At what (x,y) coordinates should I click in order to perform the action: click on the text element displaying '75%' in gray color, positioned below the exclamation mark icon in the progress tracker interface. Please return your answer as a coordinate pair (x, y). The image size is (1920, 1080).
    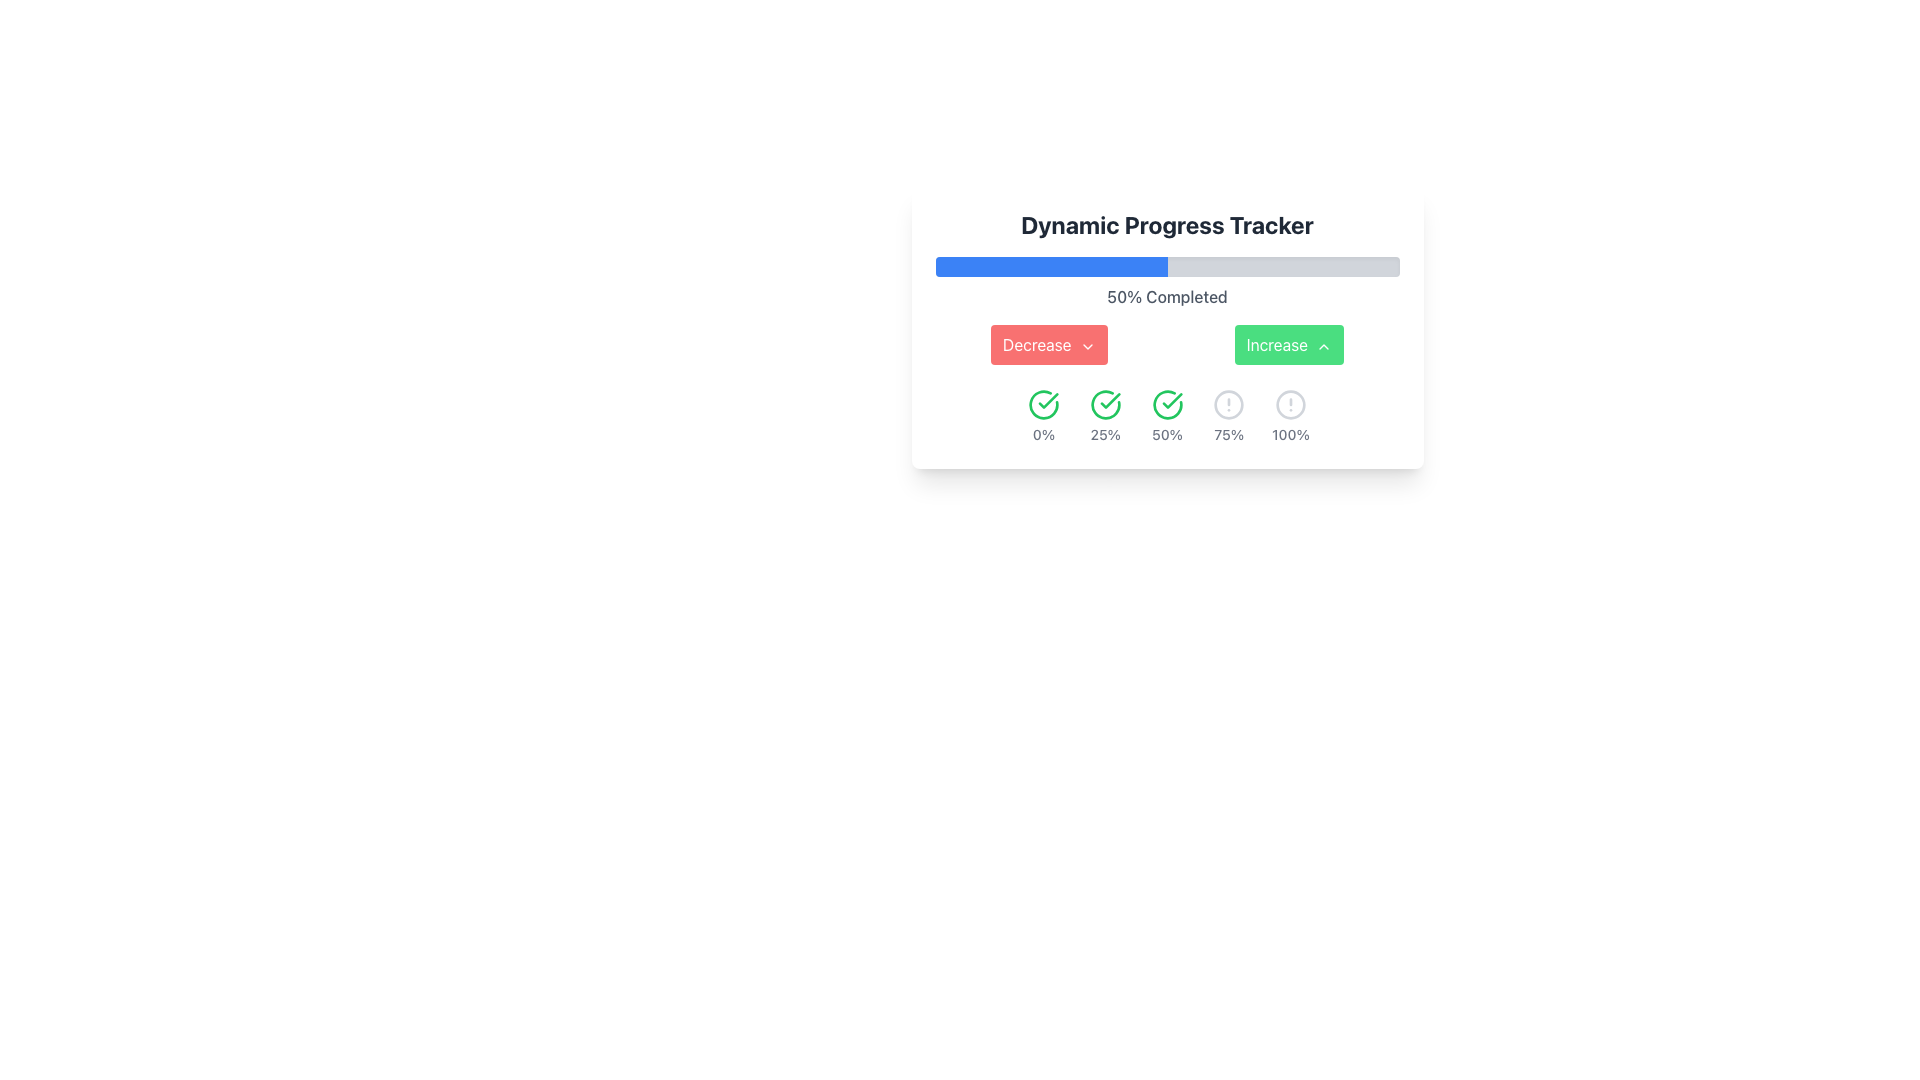
    Looking at the image, I should click on (1228, 434).